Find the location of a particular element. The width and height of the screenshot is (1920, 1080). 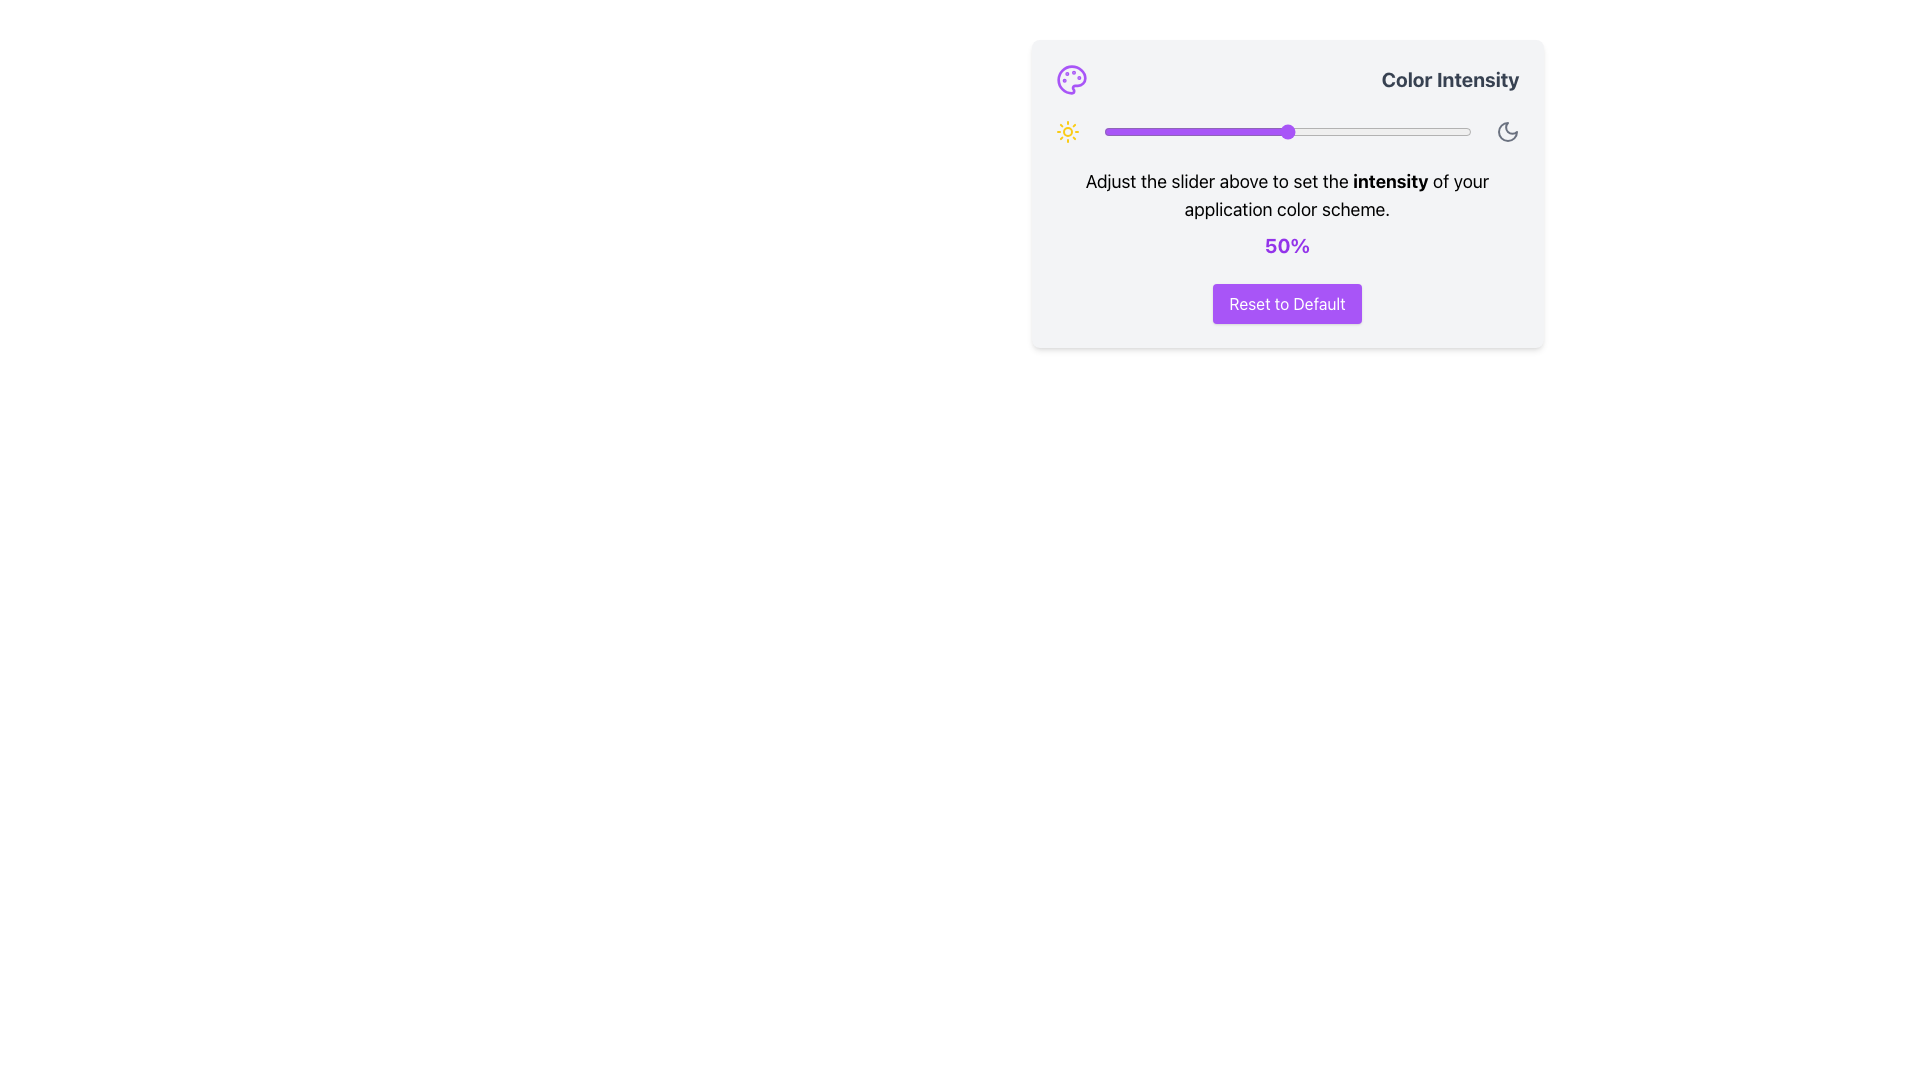

text label displaying 'Color Intensity' located in the top-right corner of the light gray panel is located at coordinates (1450, 79).